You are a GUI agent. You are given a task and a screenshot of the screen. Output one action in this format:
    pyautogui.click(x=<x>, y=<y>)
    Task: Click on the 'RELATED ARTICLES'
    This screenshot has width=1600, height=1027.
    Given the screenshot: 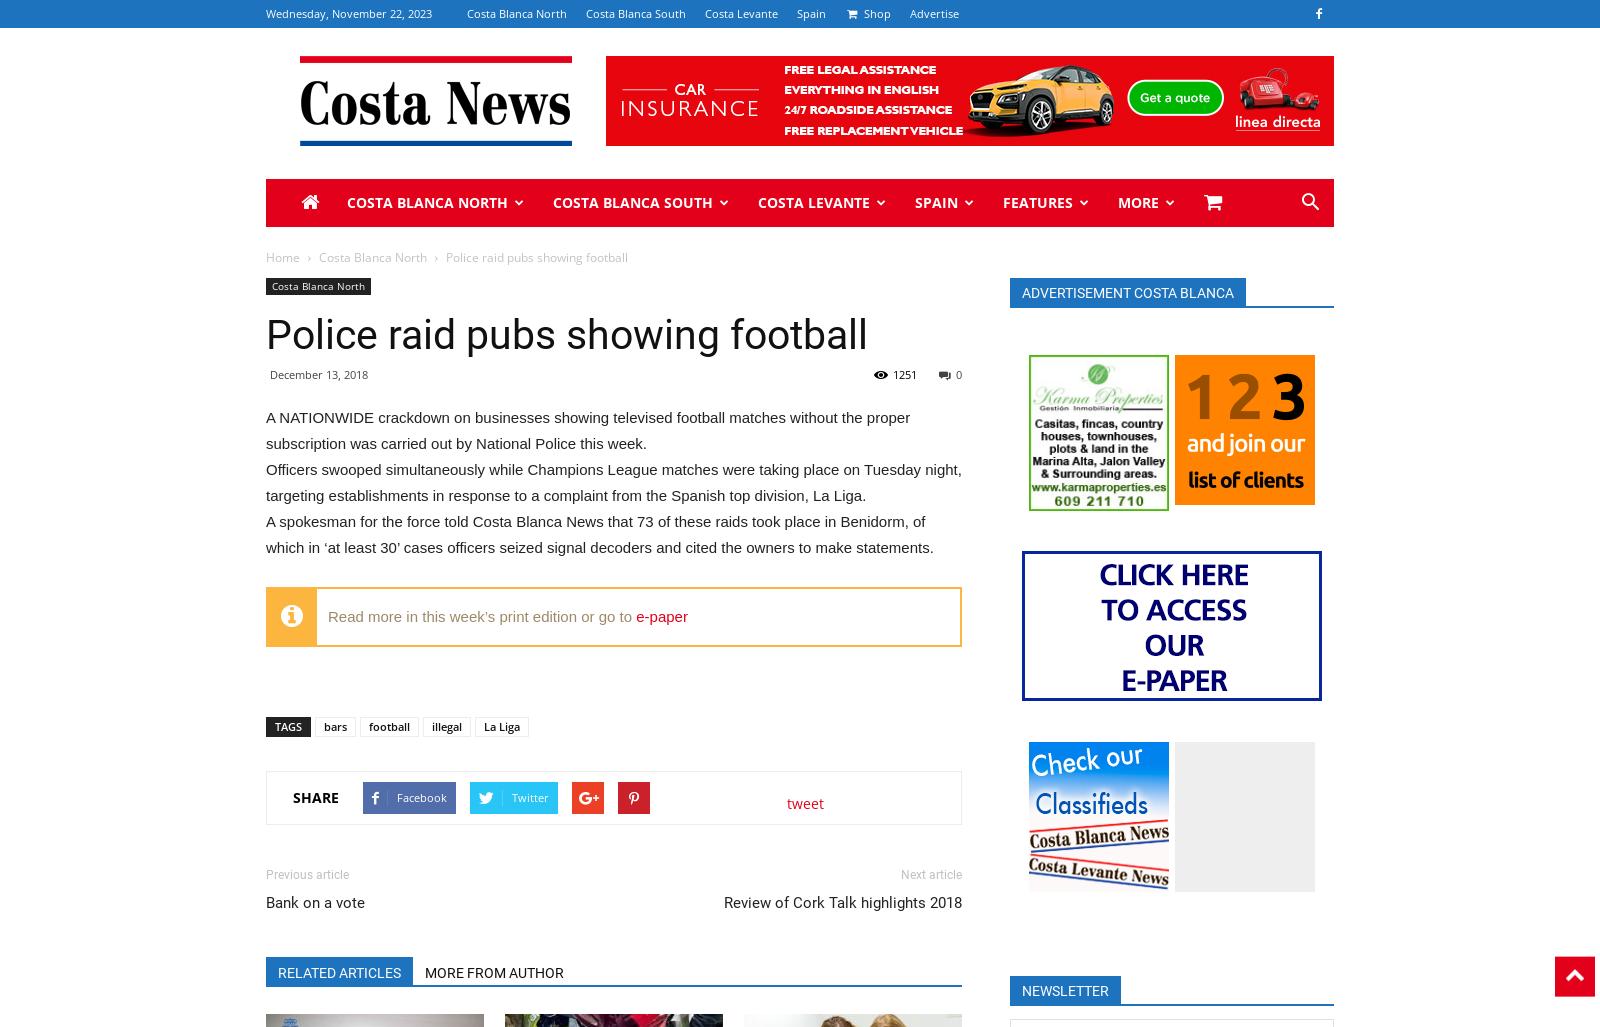 What is the action you would take?
    pyautogui.click(x=339, y=970)
    